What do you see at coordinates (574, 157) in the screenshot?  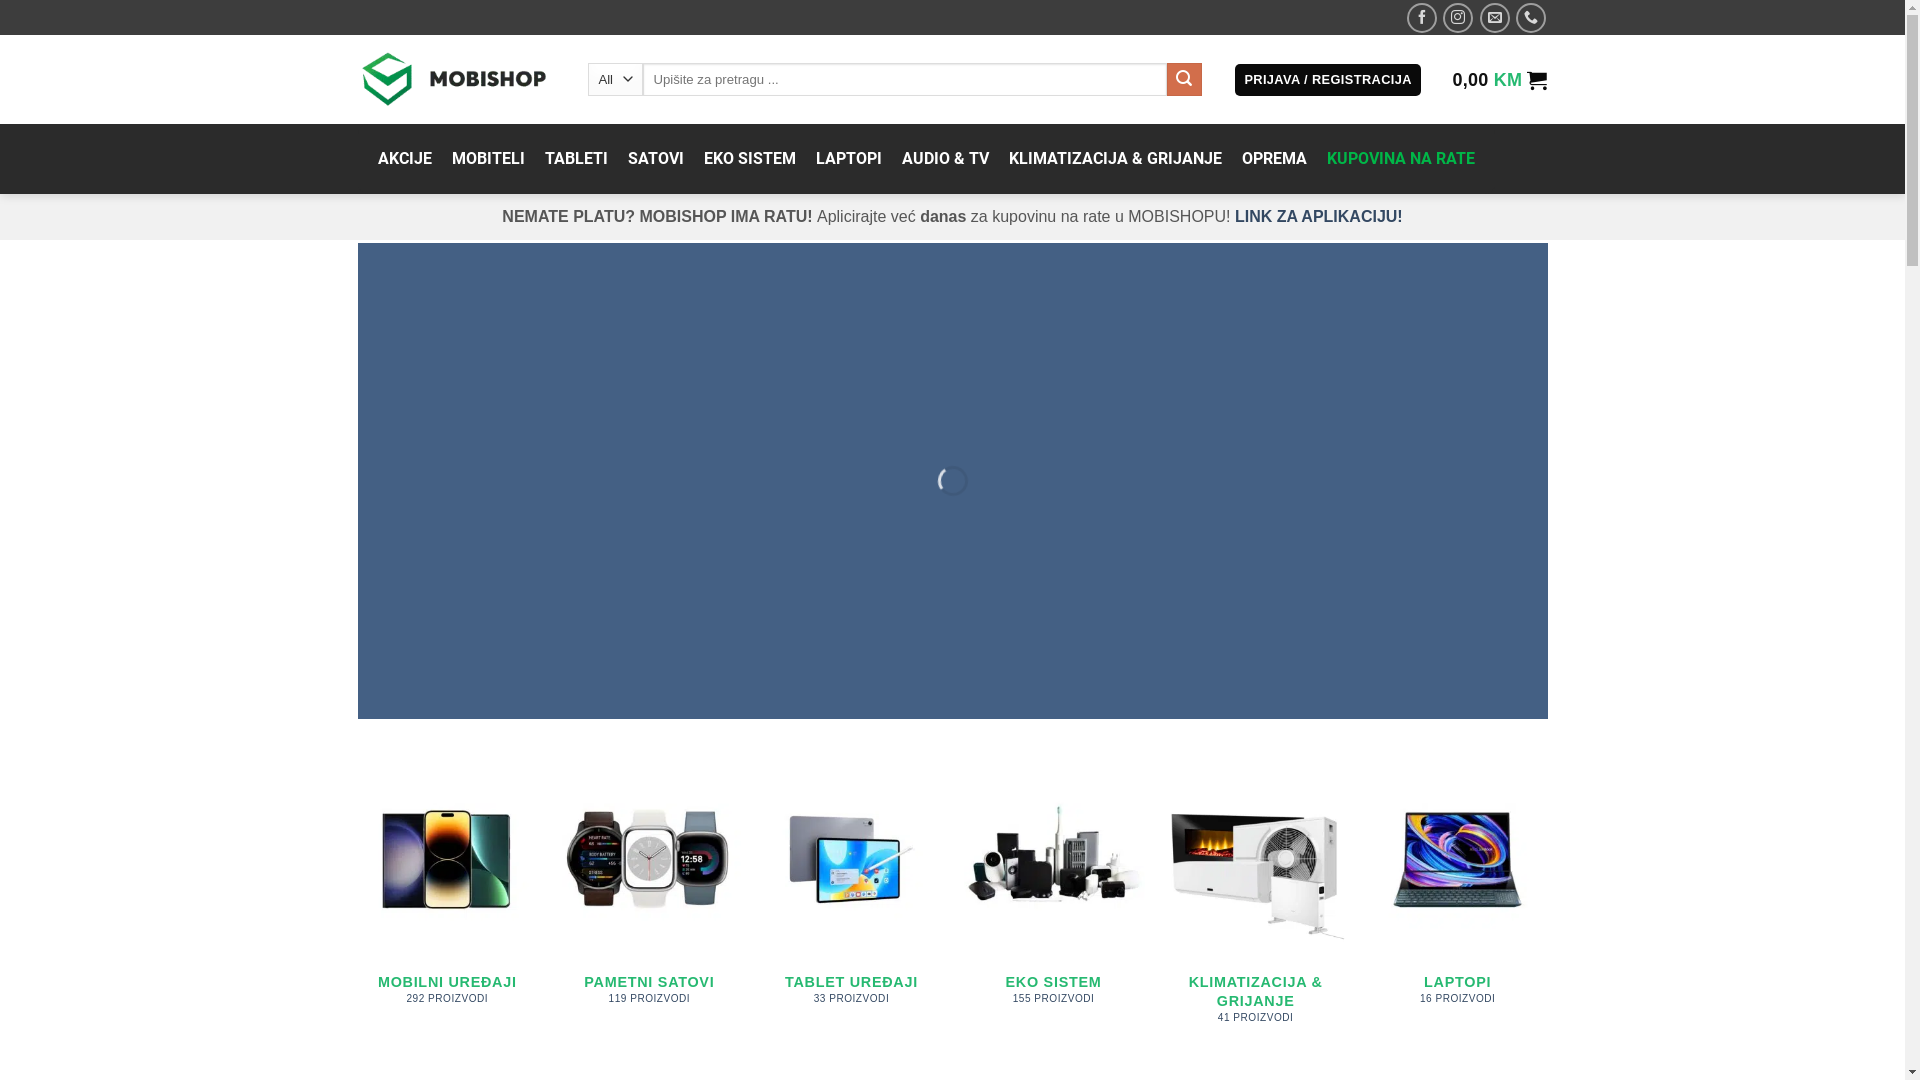 I see `'TABLETI'` at bounding box center [574, 157].